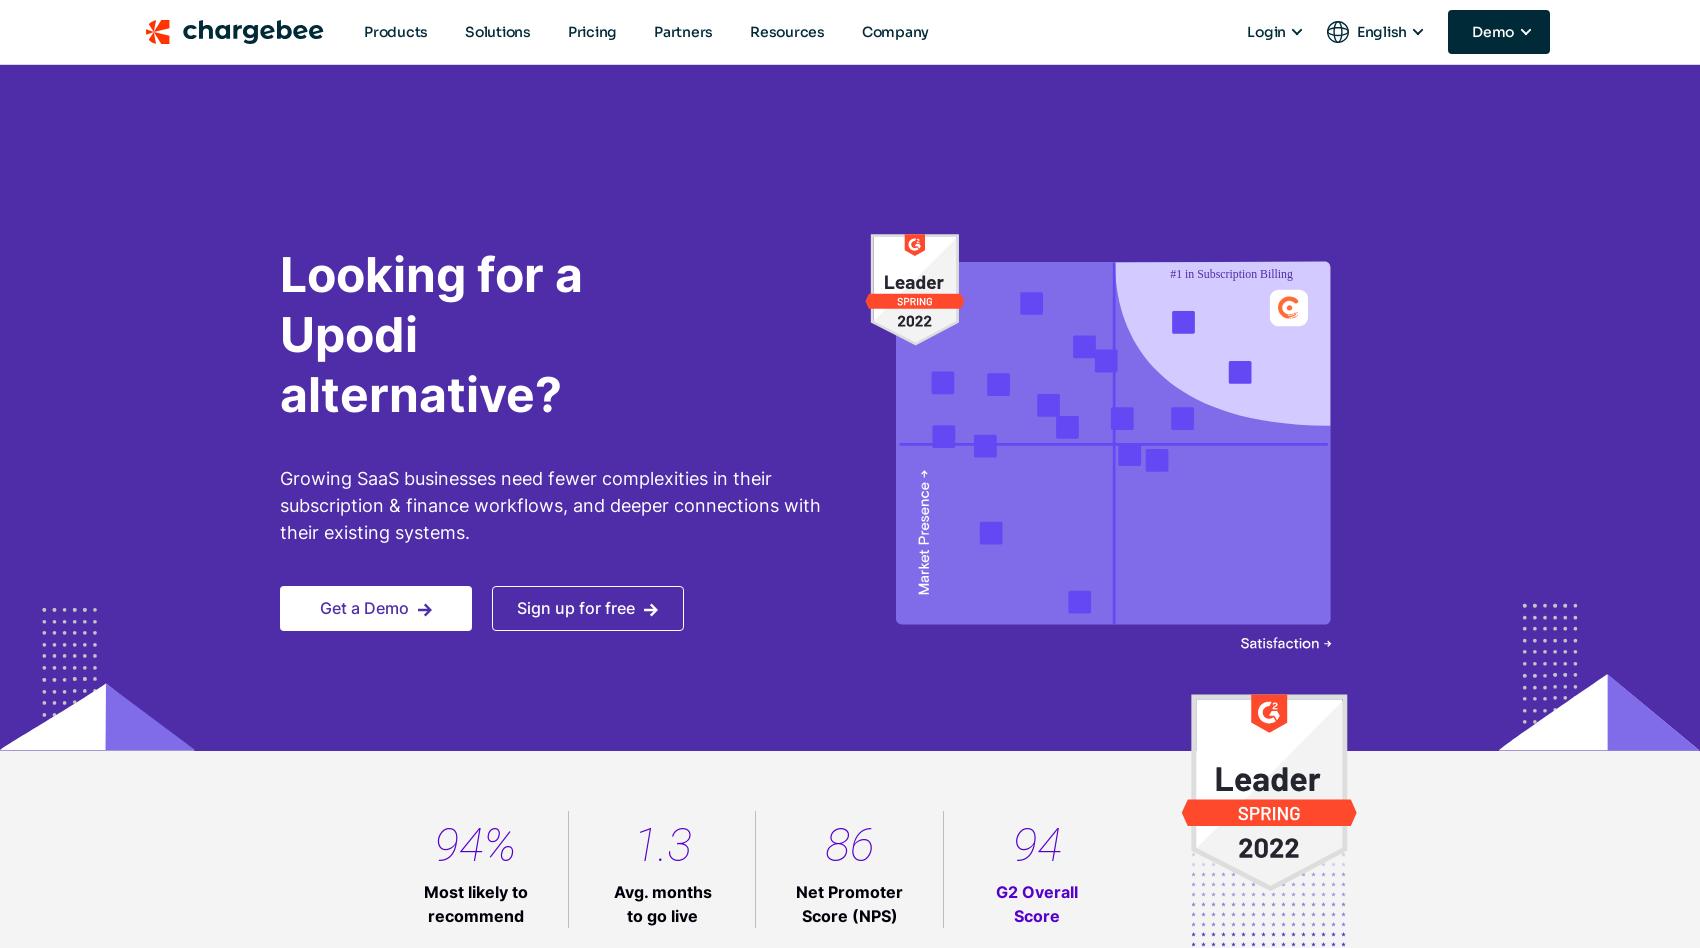 The width and height of the screenshot is (1700, 948). I want to click on 'Accept all', so click(944, 723).